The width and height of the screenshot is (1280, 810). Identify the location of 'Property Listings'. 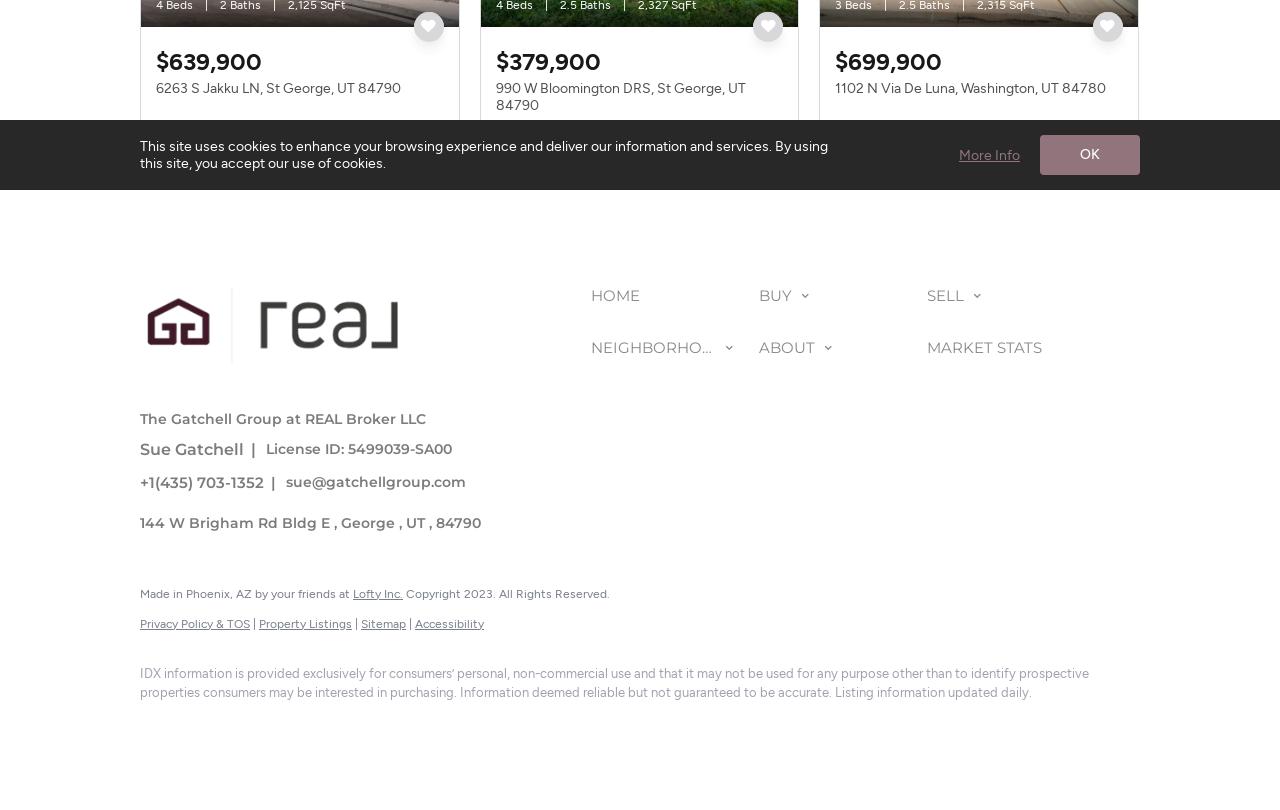
(304, 621).